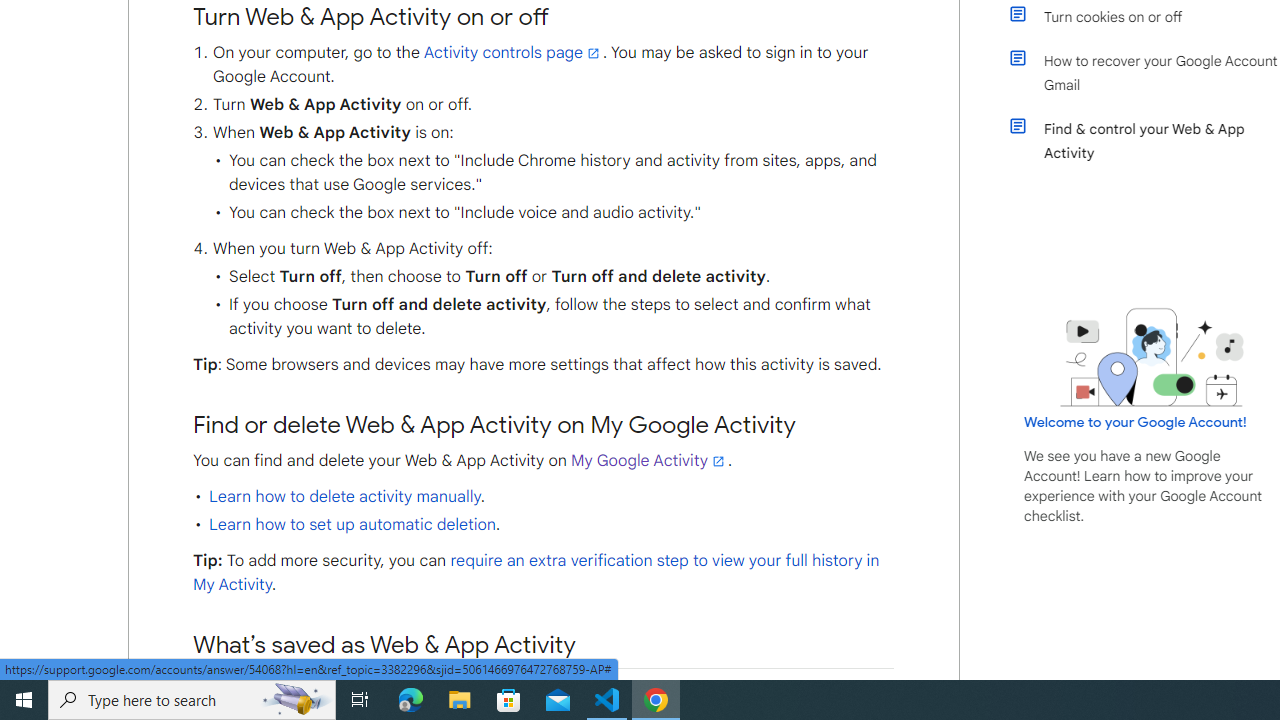 This screenshot has height=720, width=1280. What do you see at coordinates (649, 460) in the screenshot?
I see `'My Google Activity'` at bounding box center [649, 460].